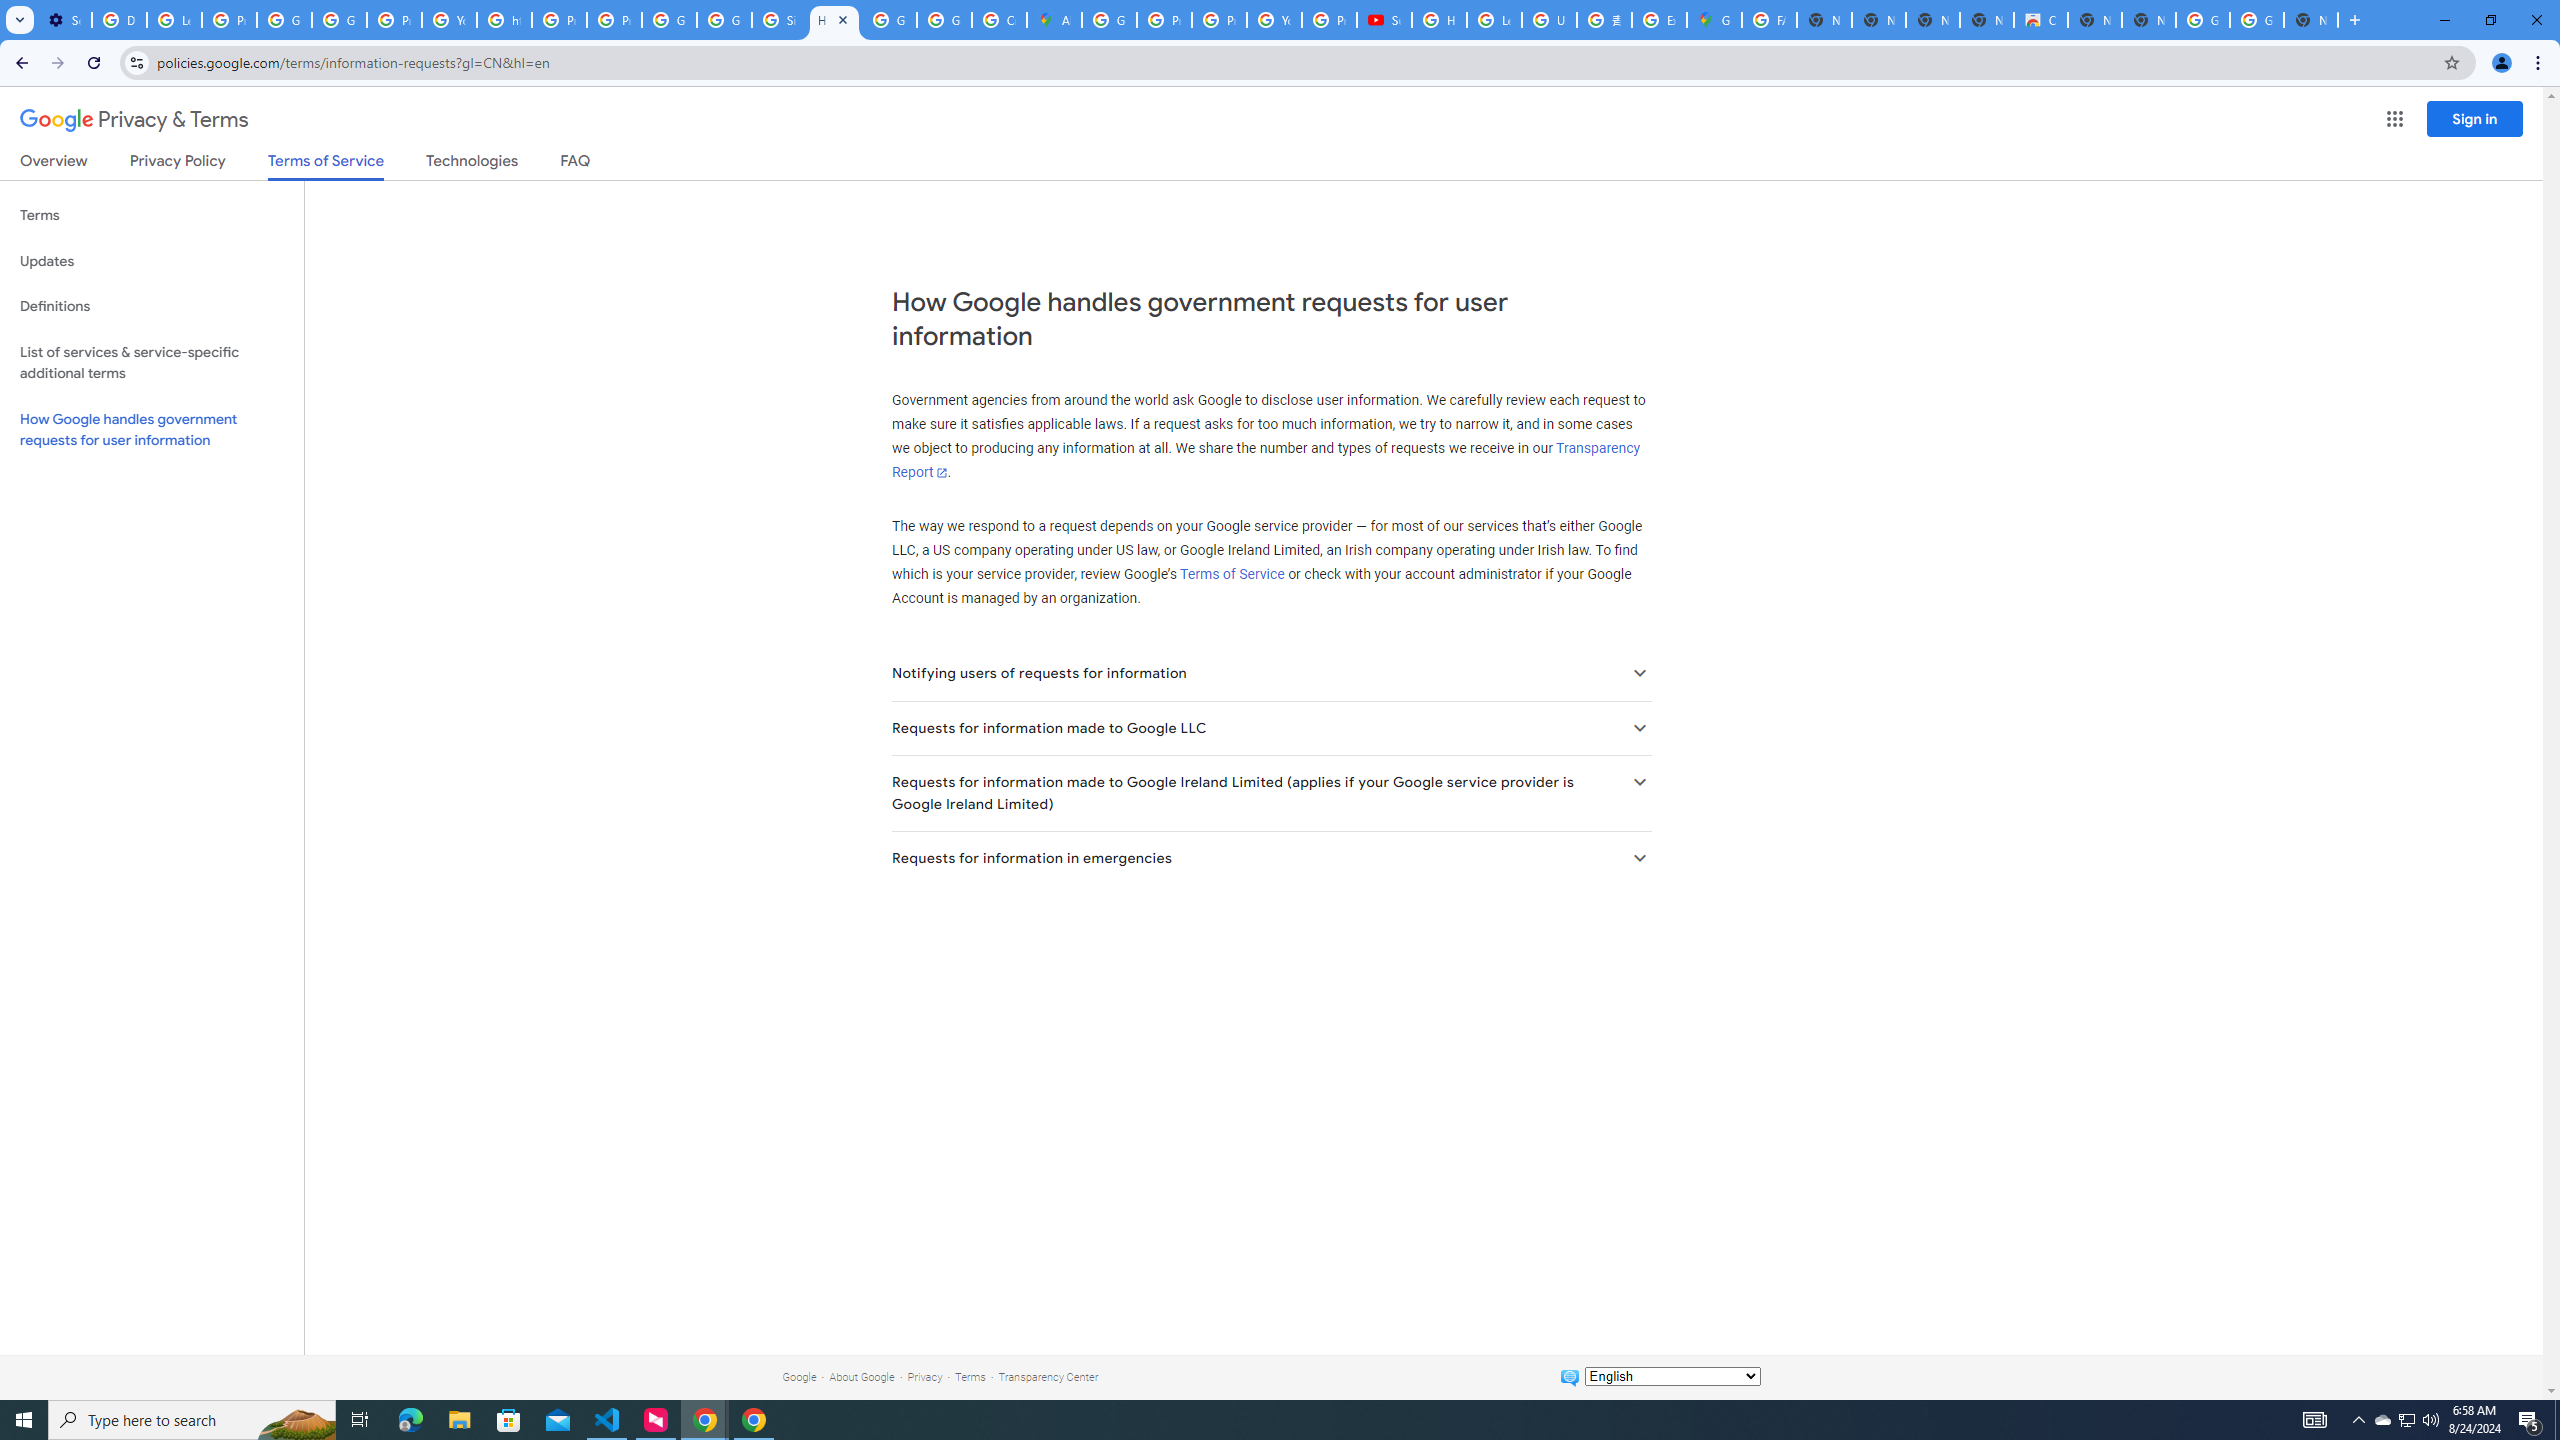  I want to click on 'New Tab', so click(2311, 19).